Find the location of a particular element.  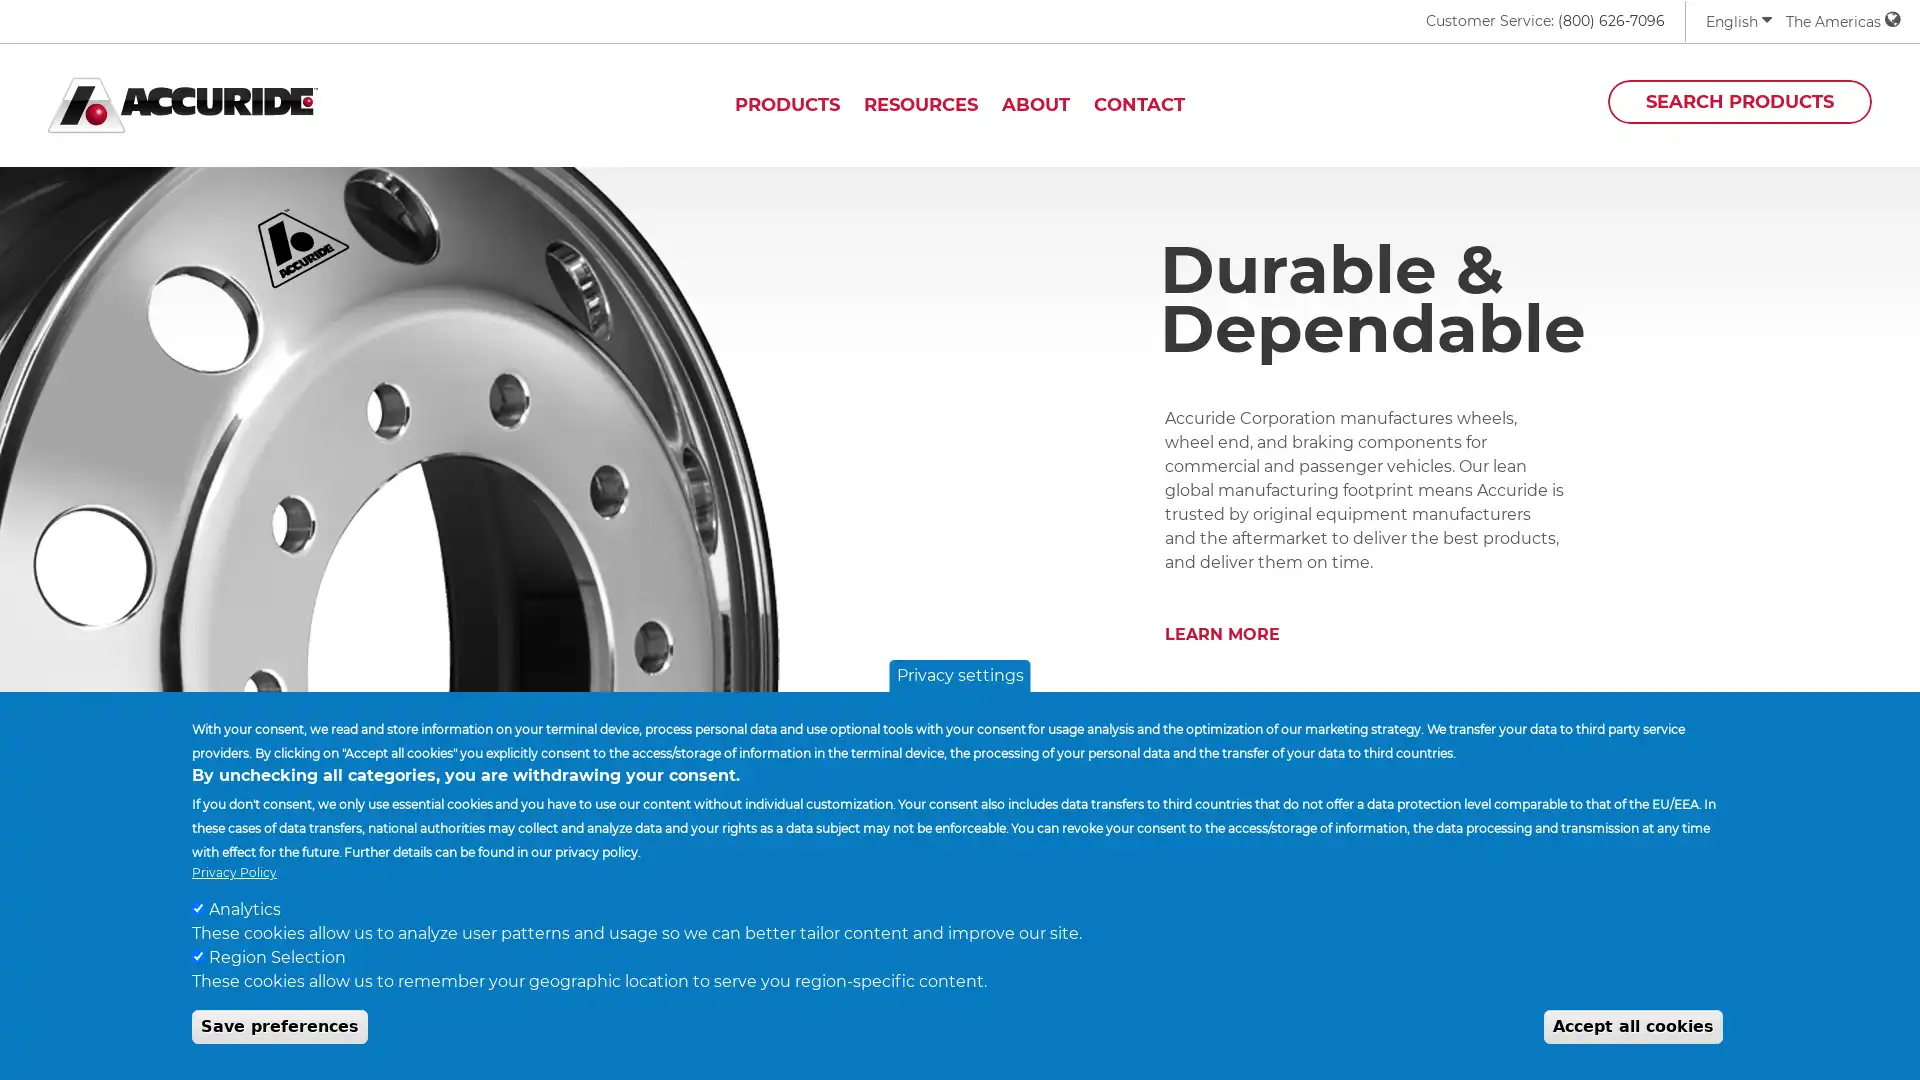

Privacy settings is located at coordinates (958, 675).